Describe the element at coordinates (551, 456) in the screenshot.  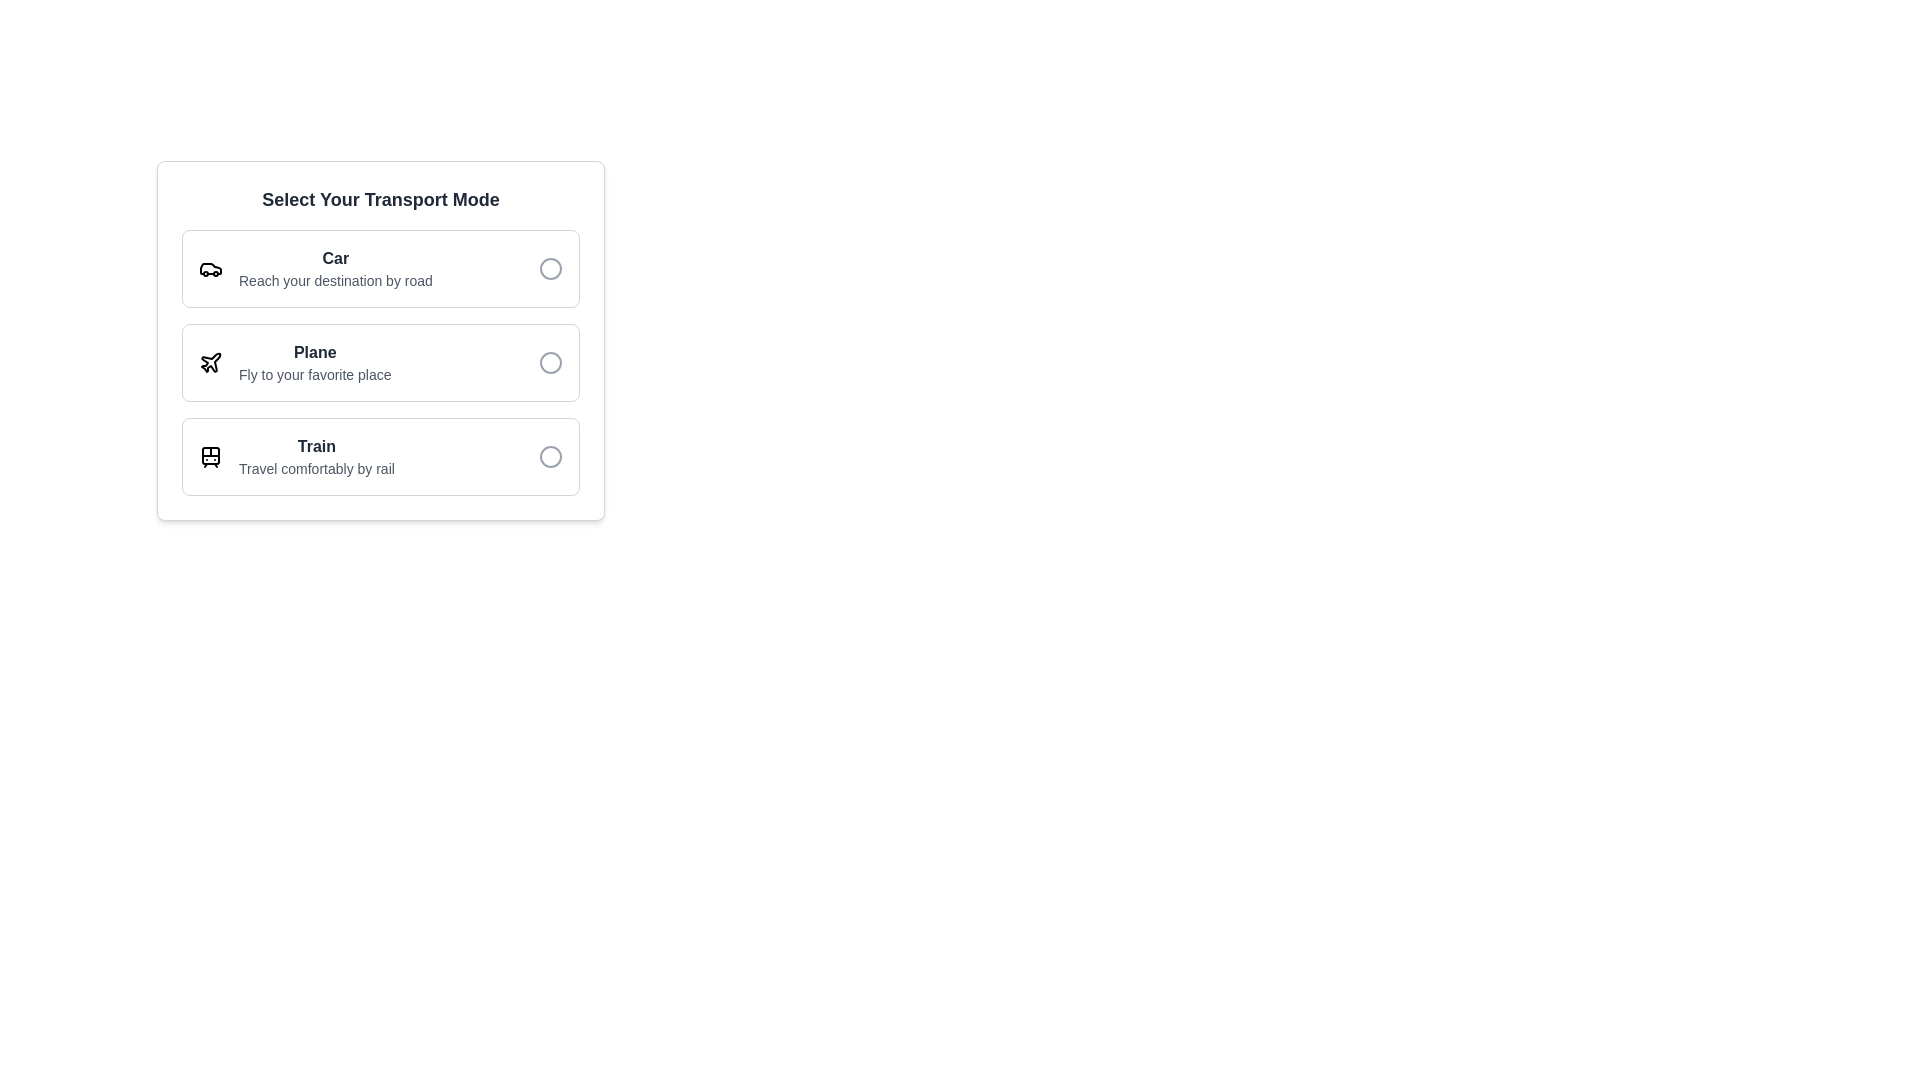
I see `the circular SVG graphic element styled with a thin border, located beneath the 'Train' option in the selection interface` at that location.